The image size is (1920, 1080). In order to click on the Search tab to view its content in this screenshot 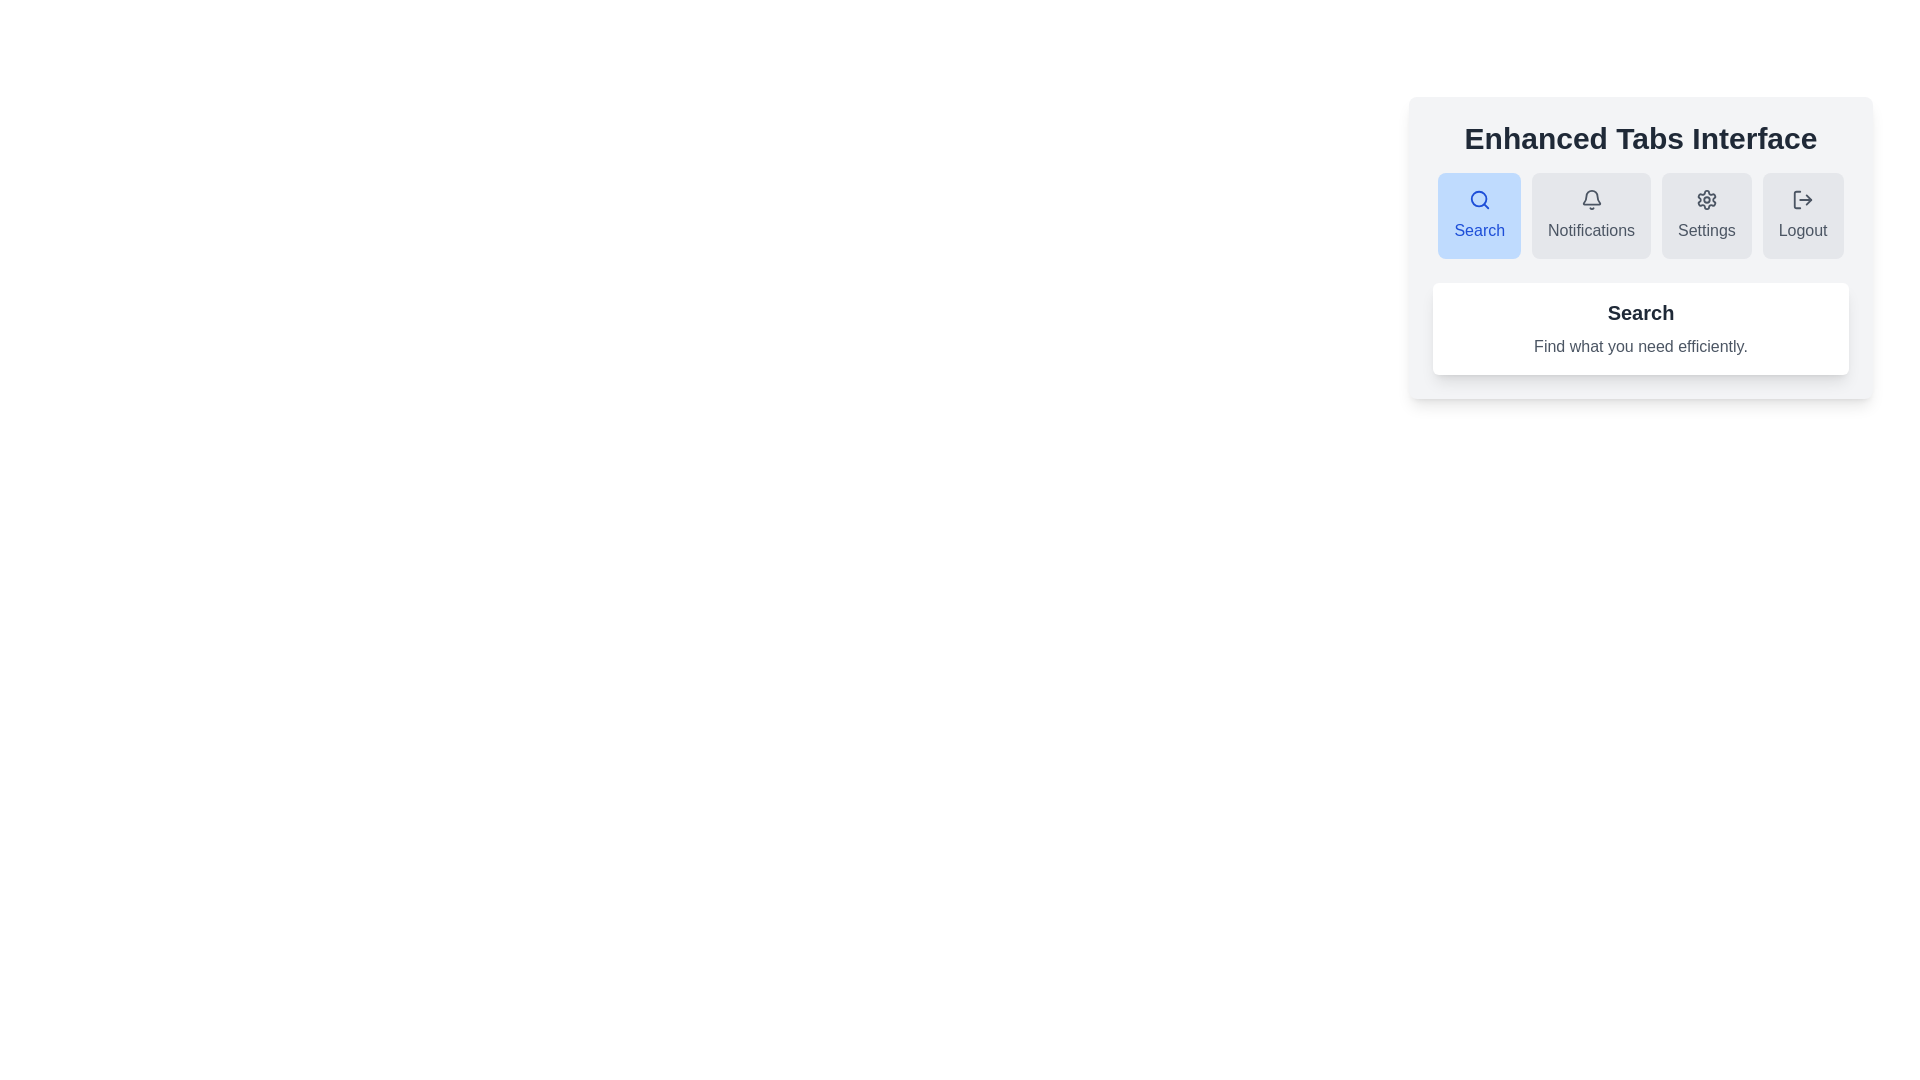, I will do `click(1479, 216)`.